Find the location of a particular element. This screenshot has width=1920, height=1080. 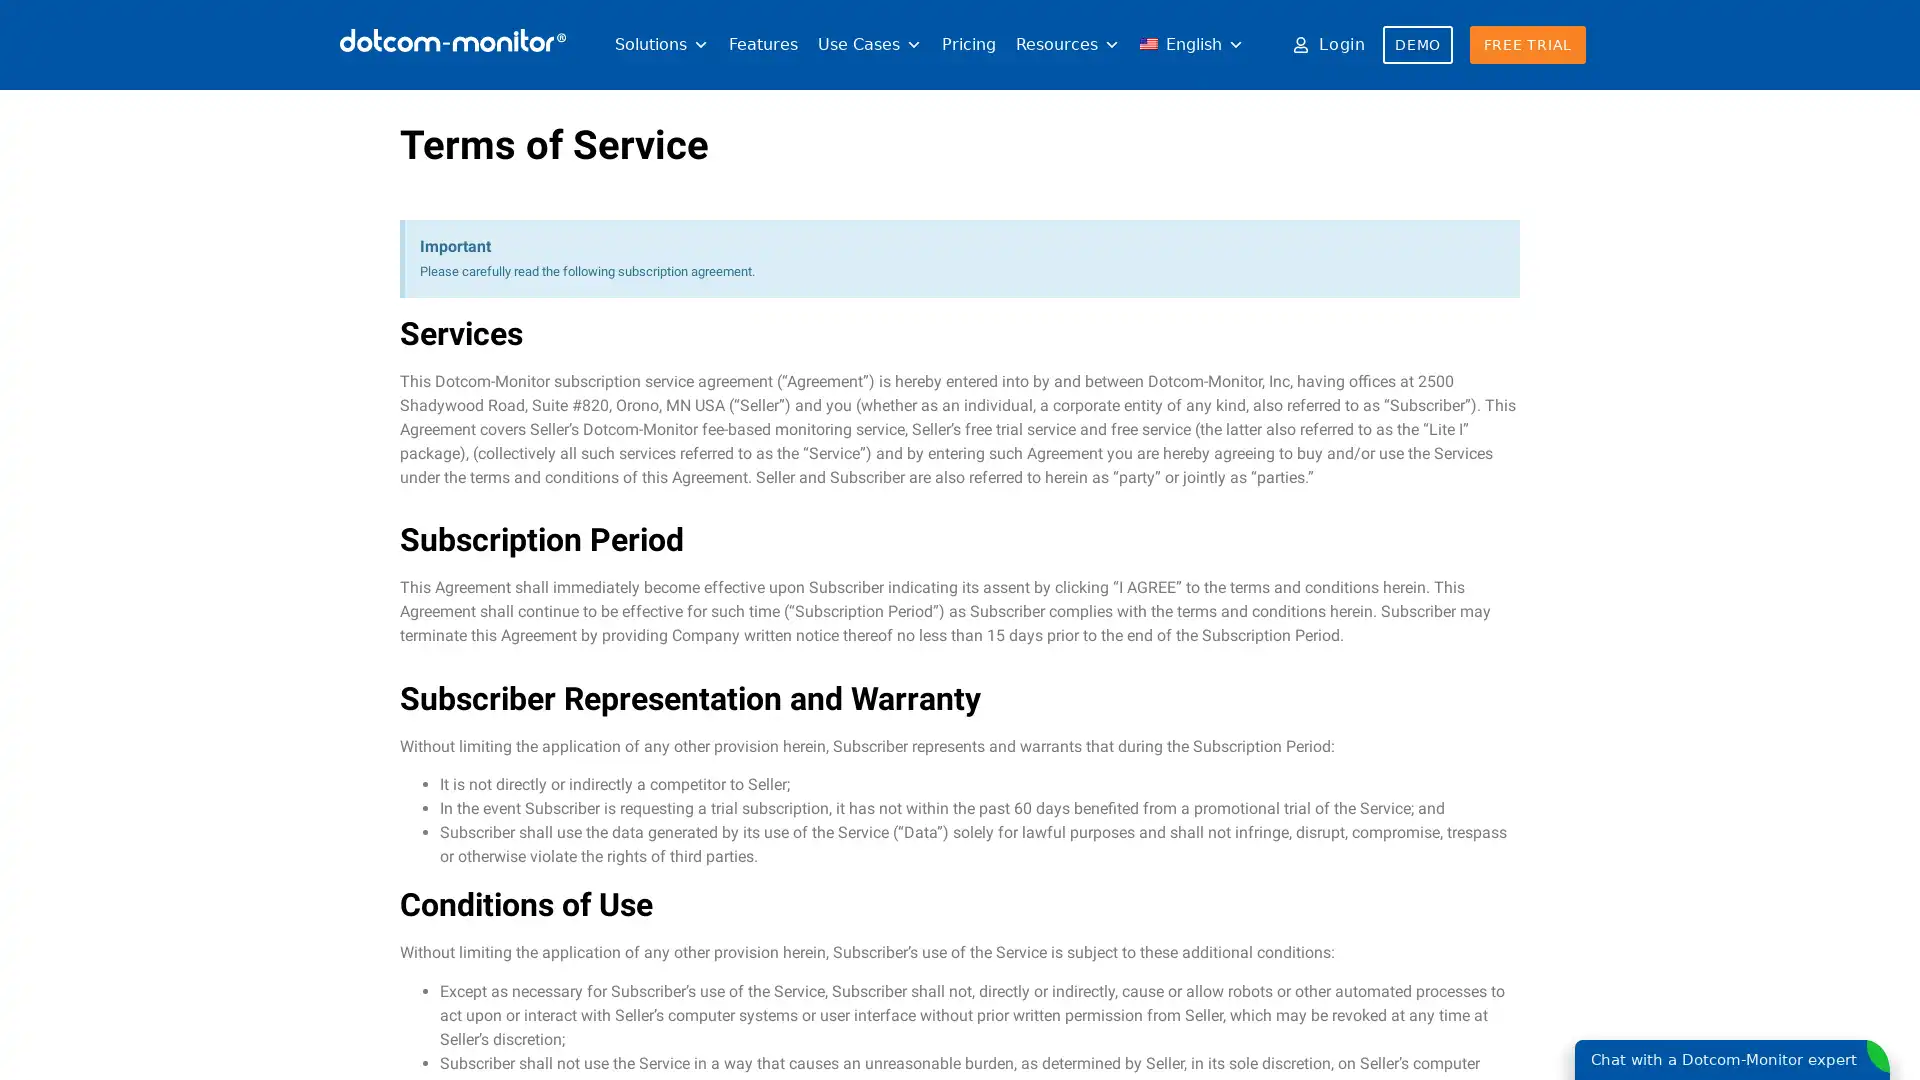

FREE TRIAL is located at coordinates (1526, 45).